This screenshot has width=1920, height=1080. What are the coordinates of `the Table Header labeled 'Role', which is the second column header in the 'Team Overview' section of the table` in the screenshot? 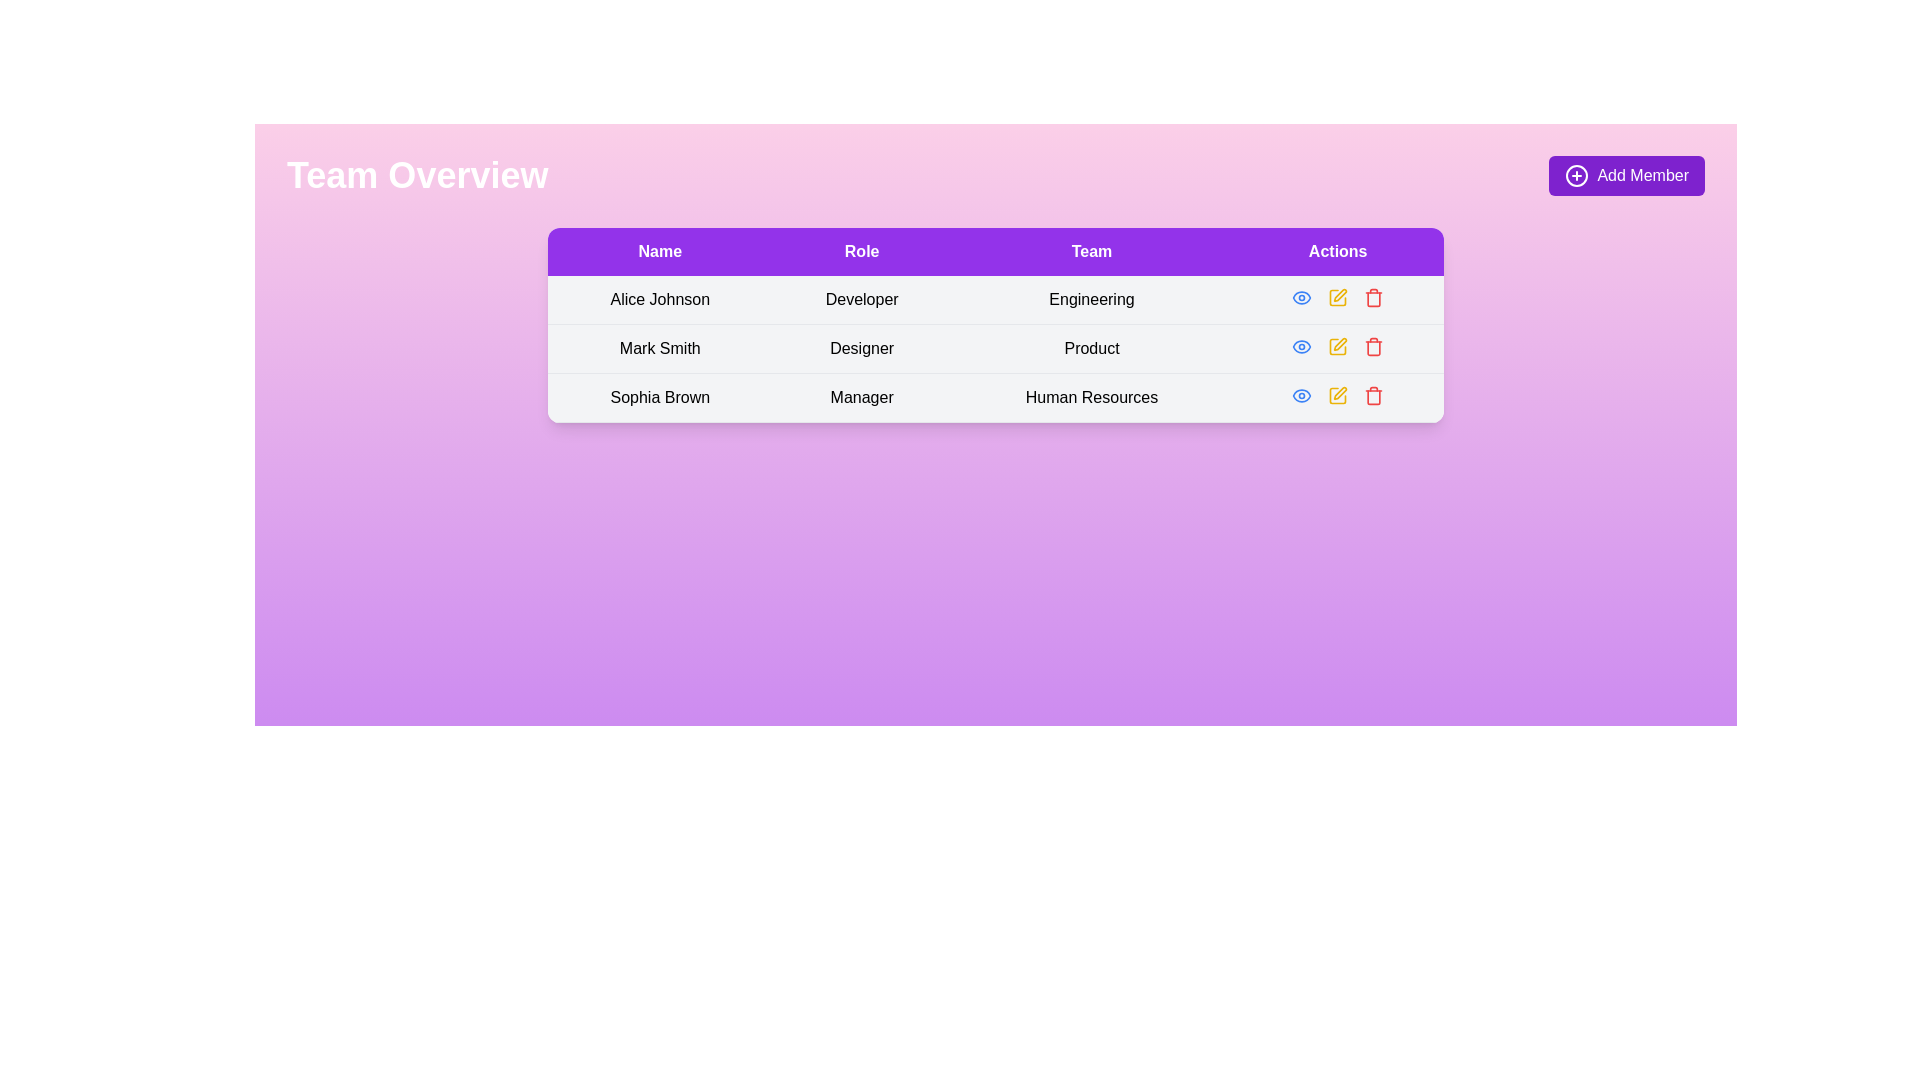 It's located at (862, 250).